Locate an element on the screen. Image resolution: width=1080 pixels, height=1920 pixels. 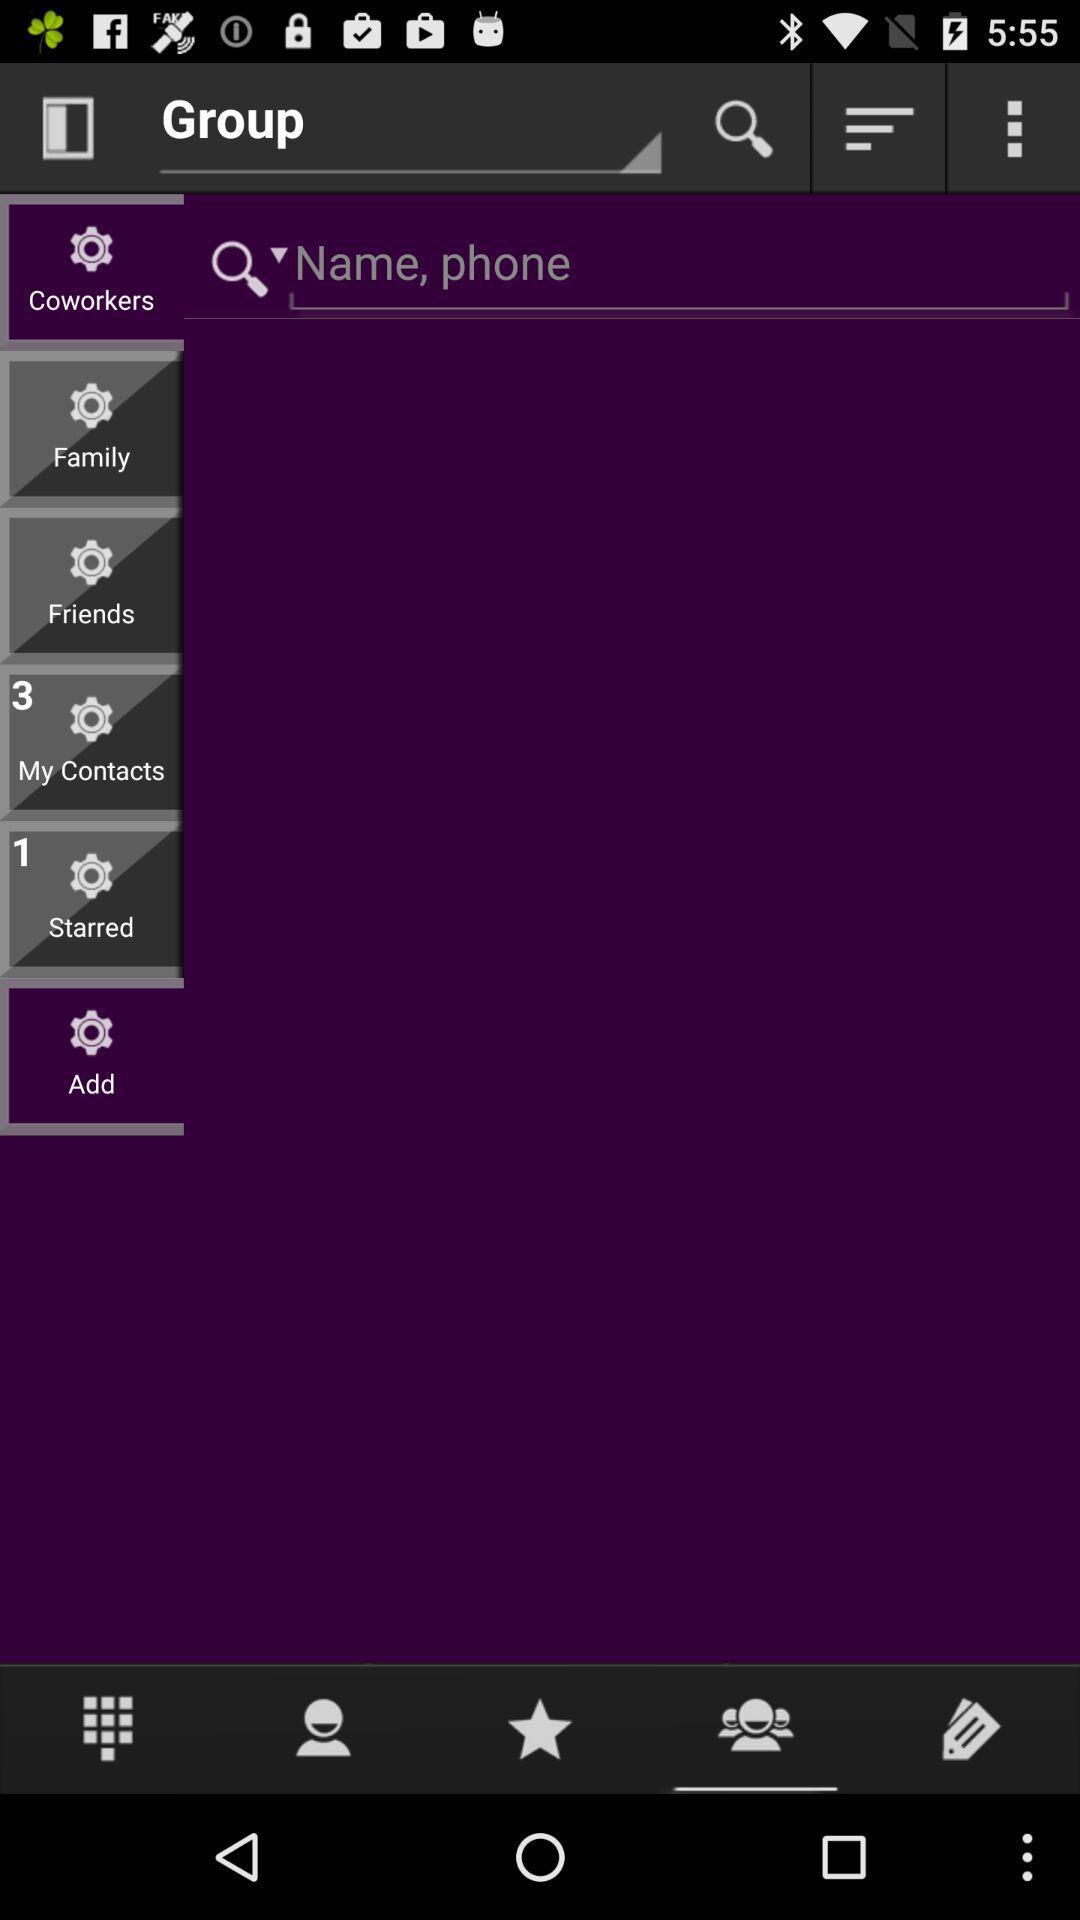
the search icon is located at coordinates (744, 136).